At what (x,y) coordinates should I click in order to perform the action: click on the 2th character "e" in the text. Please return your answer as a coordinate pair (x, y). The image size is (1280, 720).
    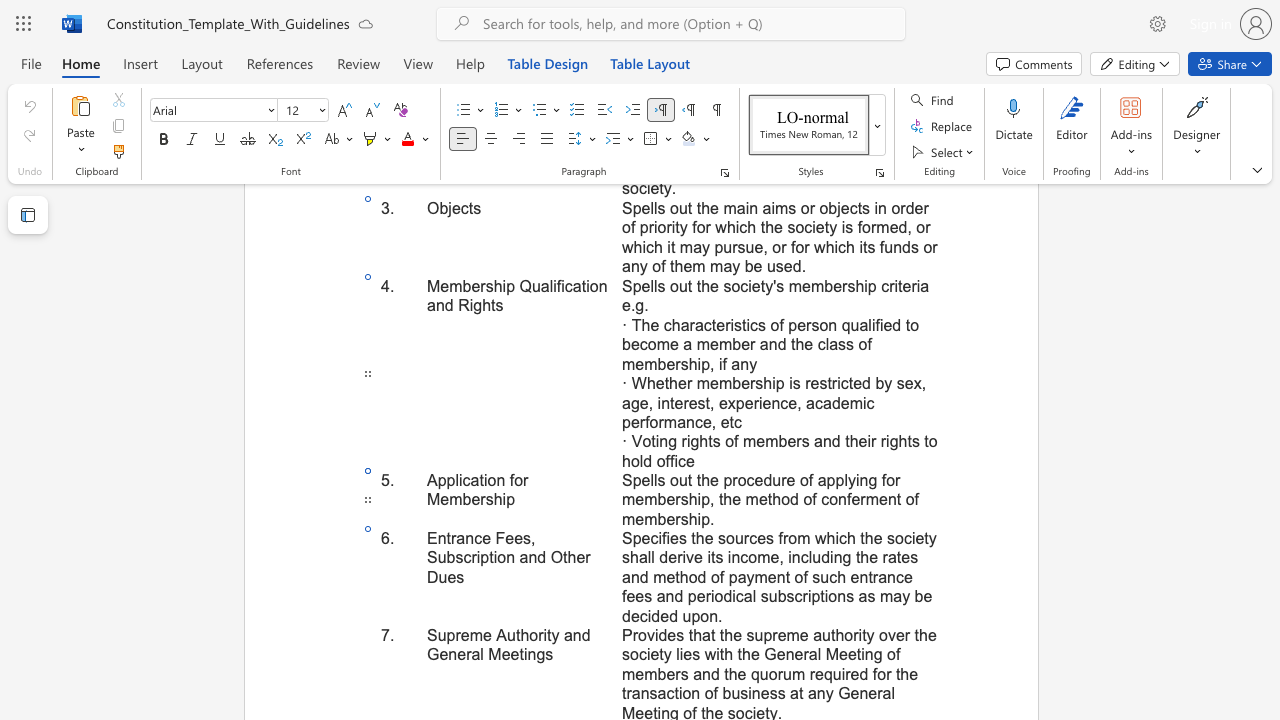
    Looking at the image, I should click on (487, 635).